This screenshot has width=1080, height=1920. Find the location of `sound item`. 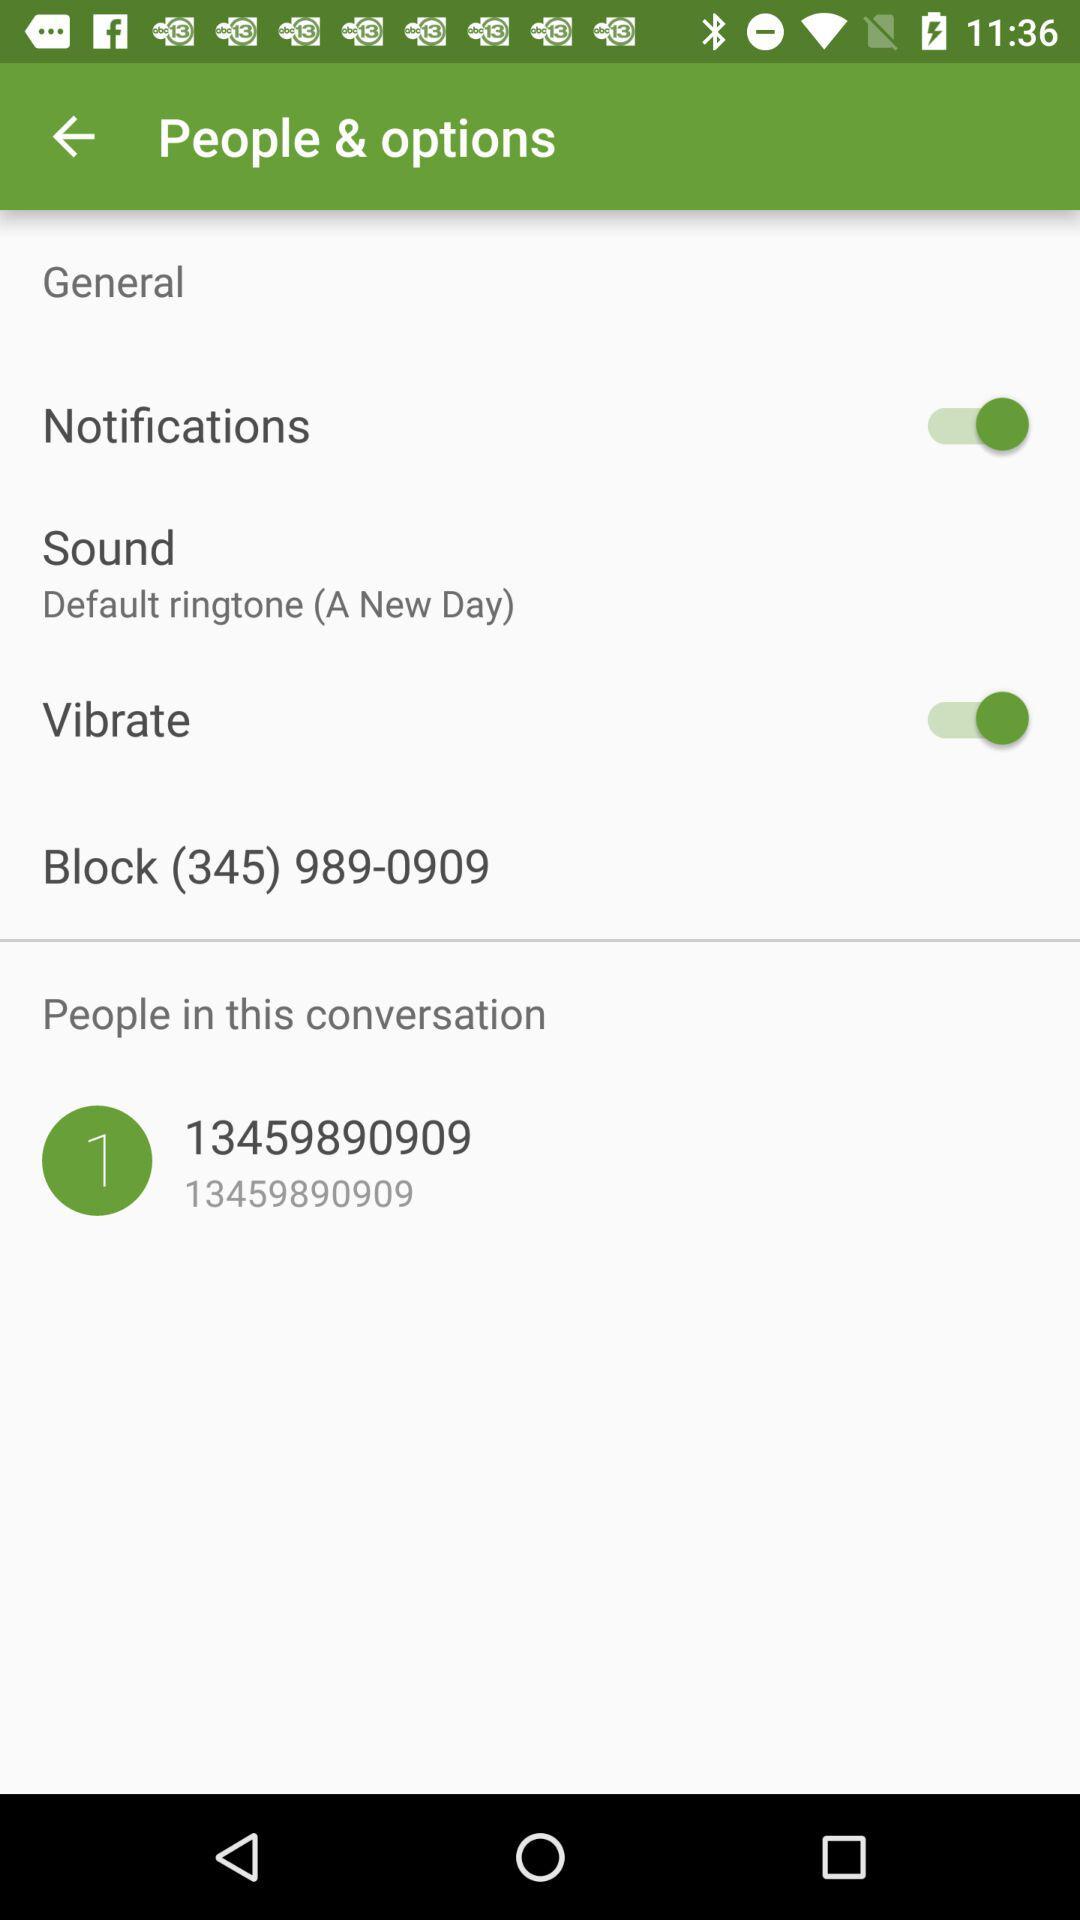

sound item is located at coordinates (540, 546).